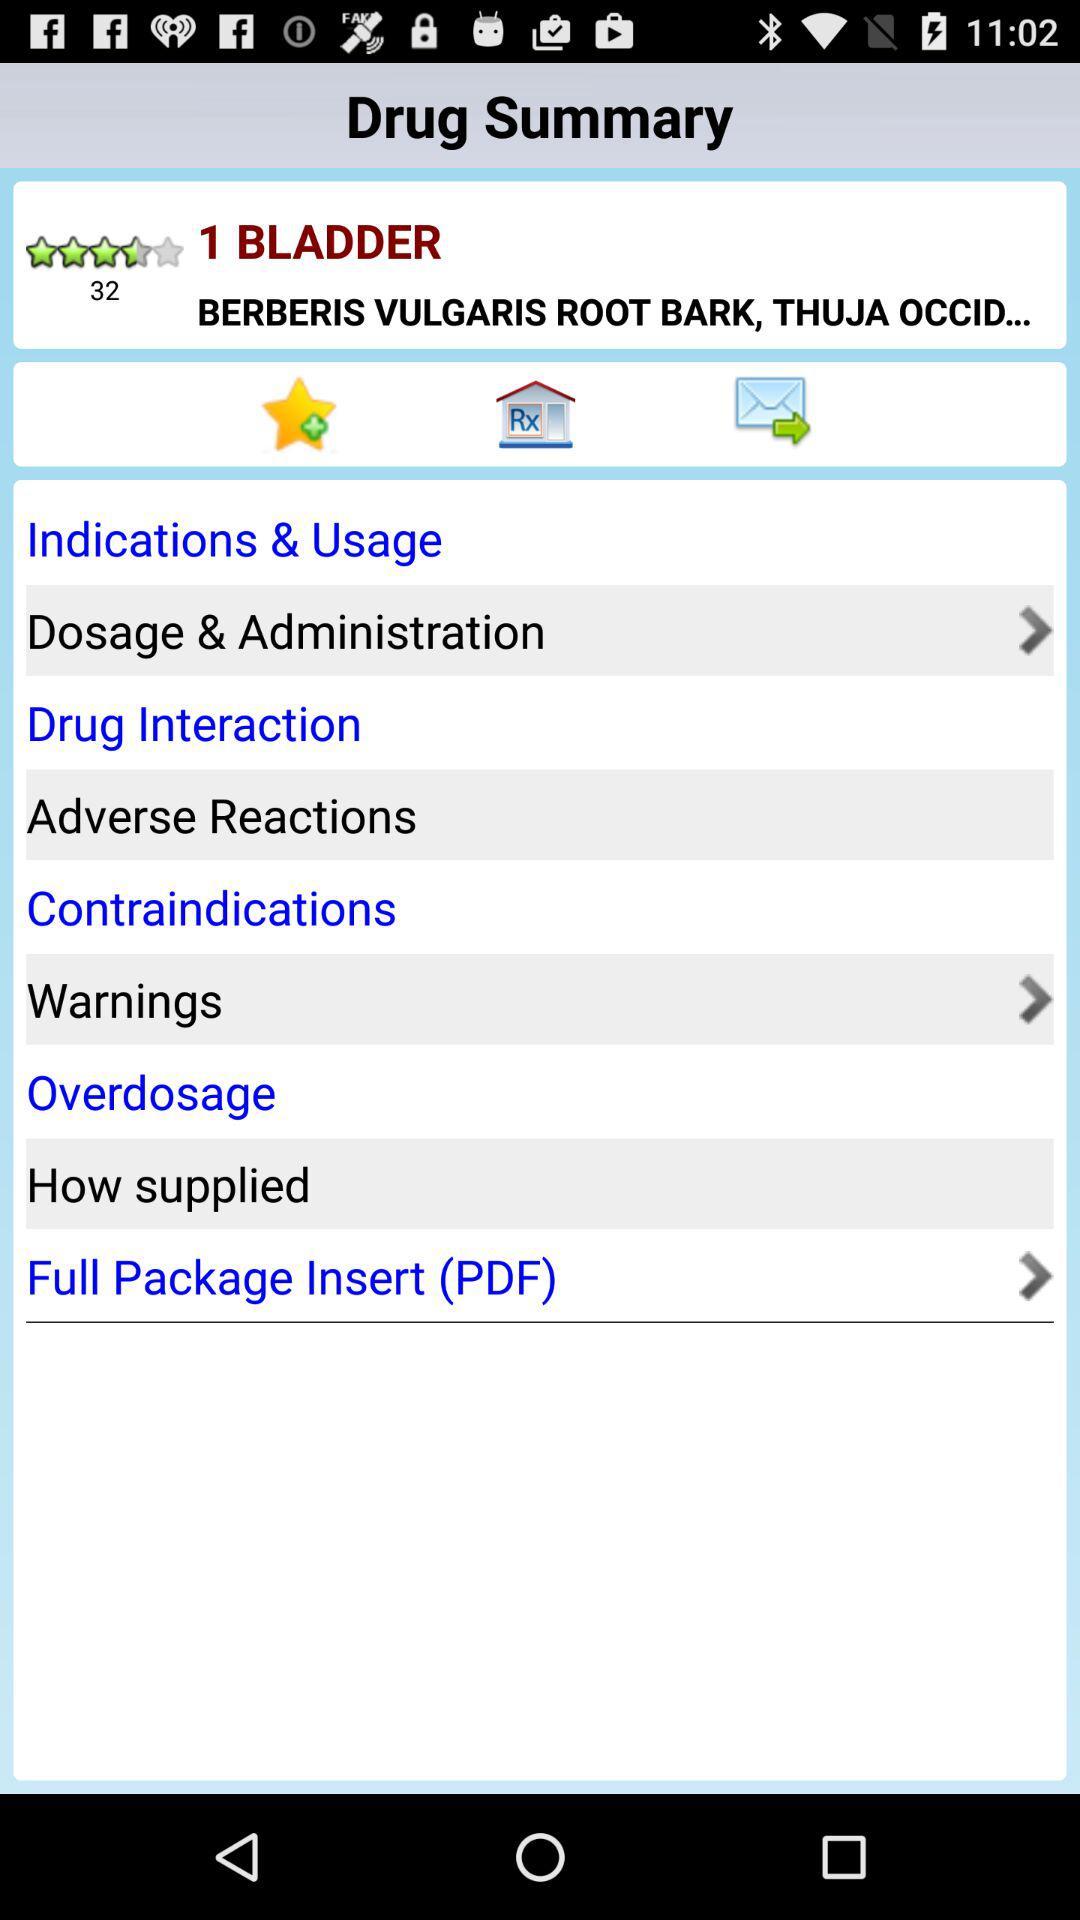 The height and width of the screenshot is (1920, 1080). I want to click on favorite, so click(303, 413).